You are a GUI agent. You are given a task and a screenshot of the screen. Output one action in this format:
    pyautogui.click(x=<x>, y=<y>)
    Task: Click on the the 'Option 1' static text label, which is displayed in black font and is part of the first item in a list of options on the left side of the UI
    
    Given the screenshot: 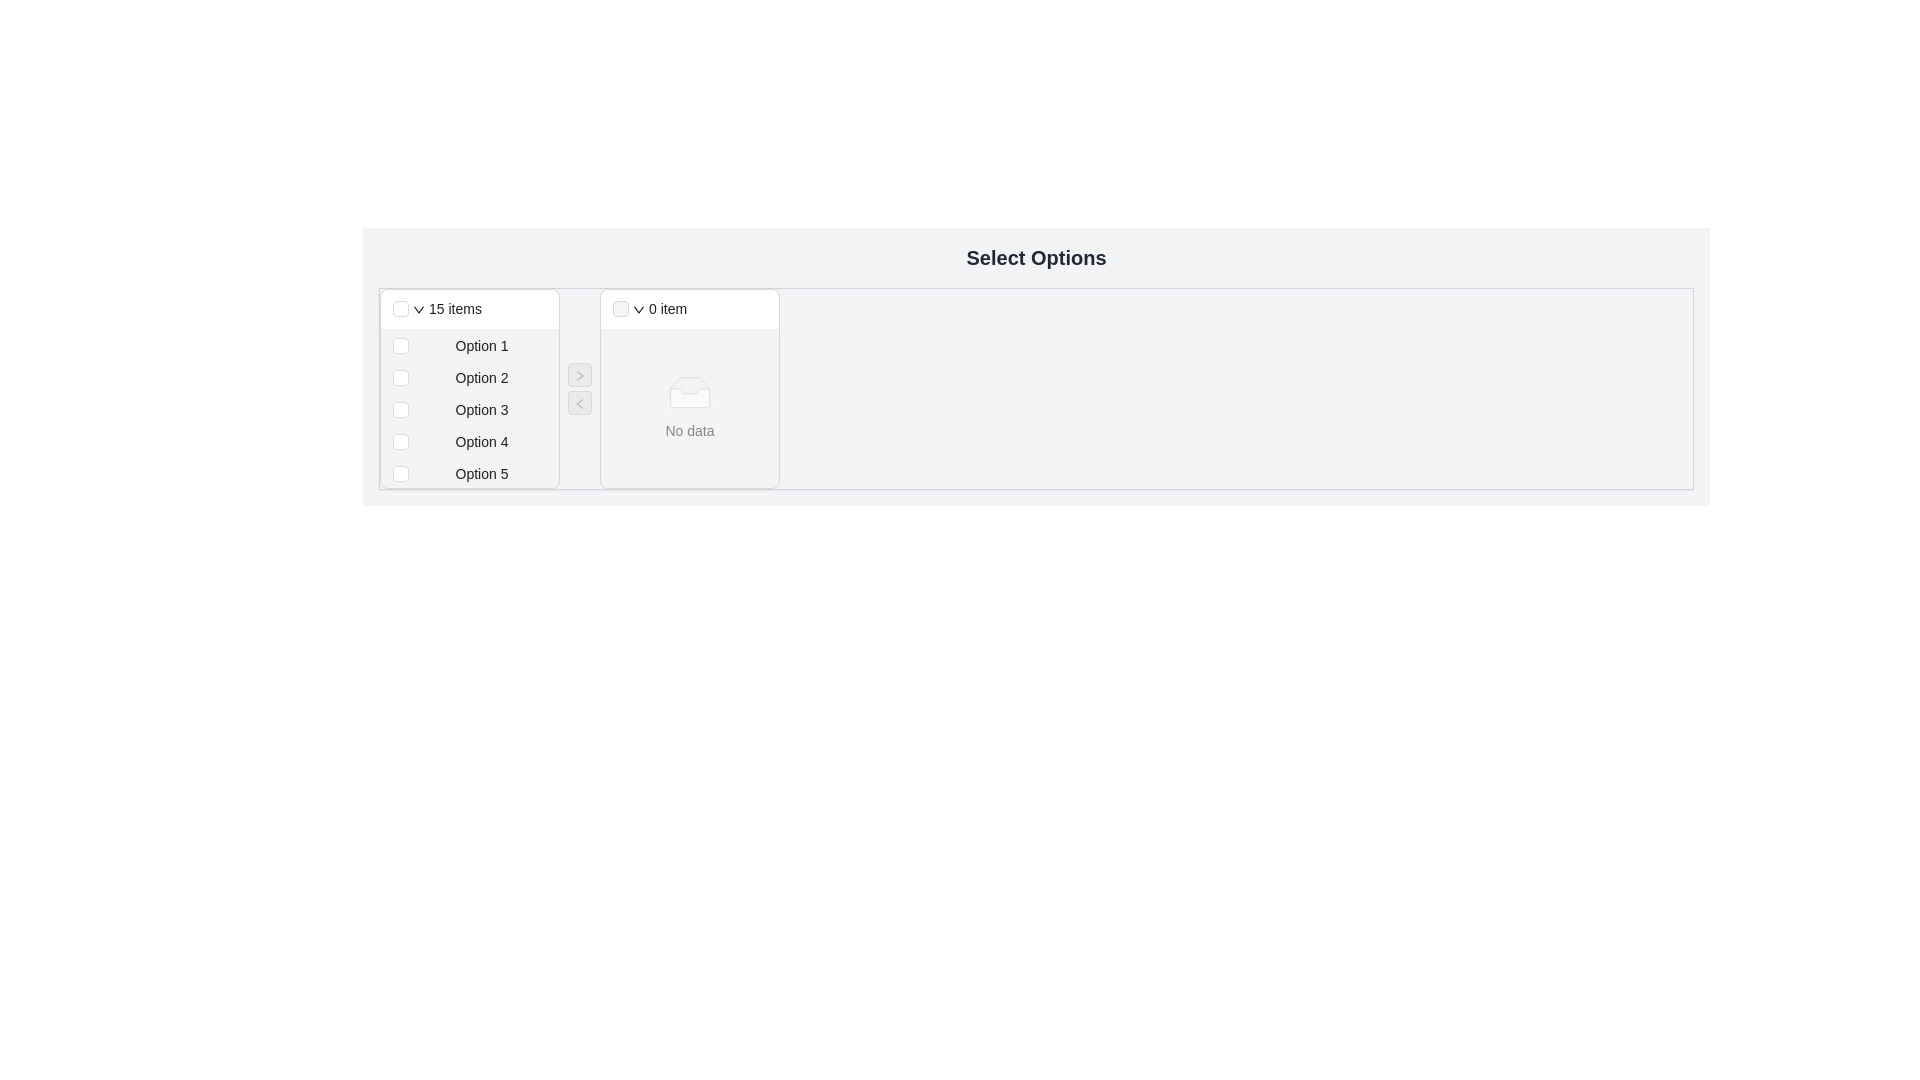 What is the action you would take?
    pyautogui.click(x=481, y=345)
    